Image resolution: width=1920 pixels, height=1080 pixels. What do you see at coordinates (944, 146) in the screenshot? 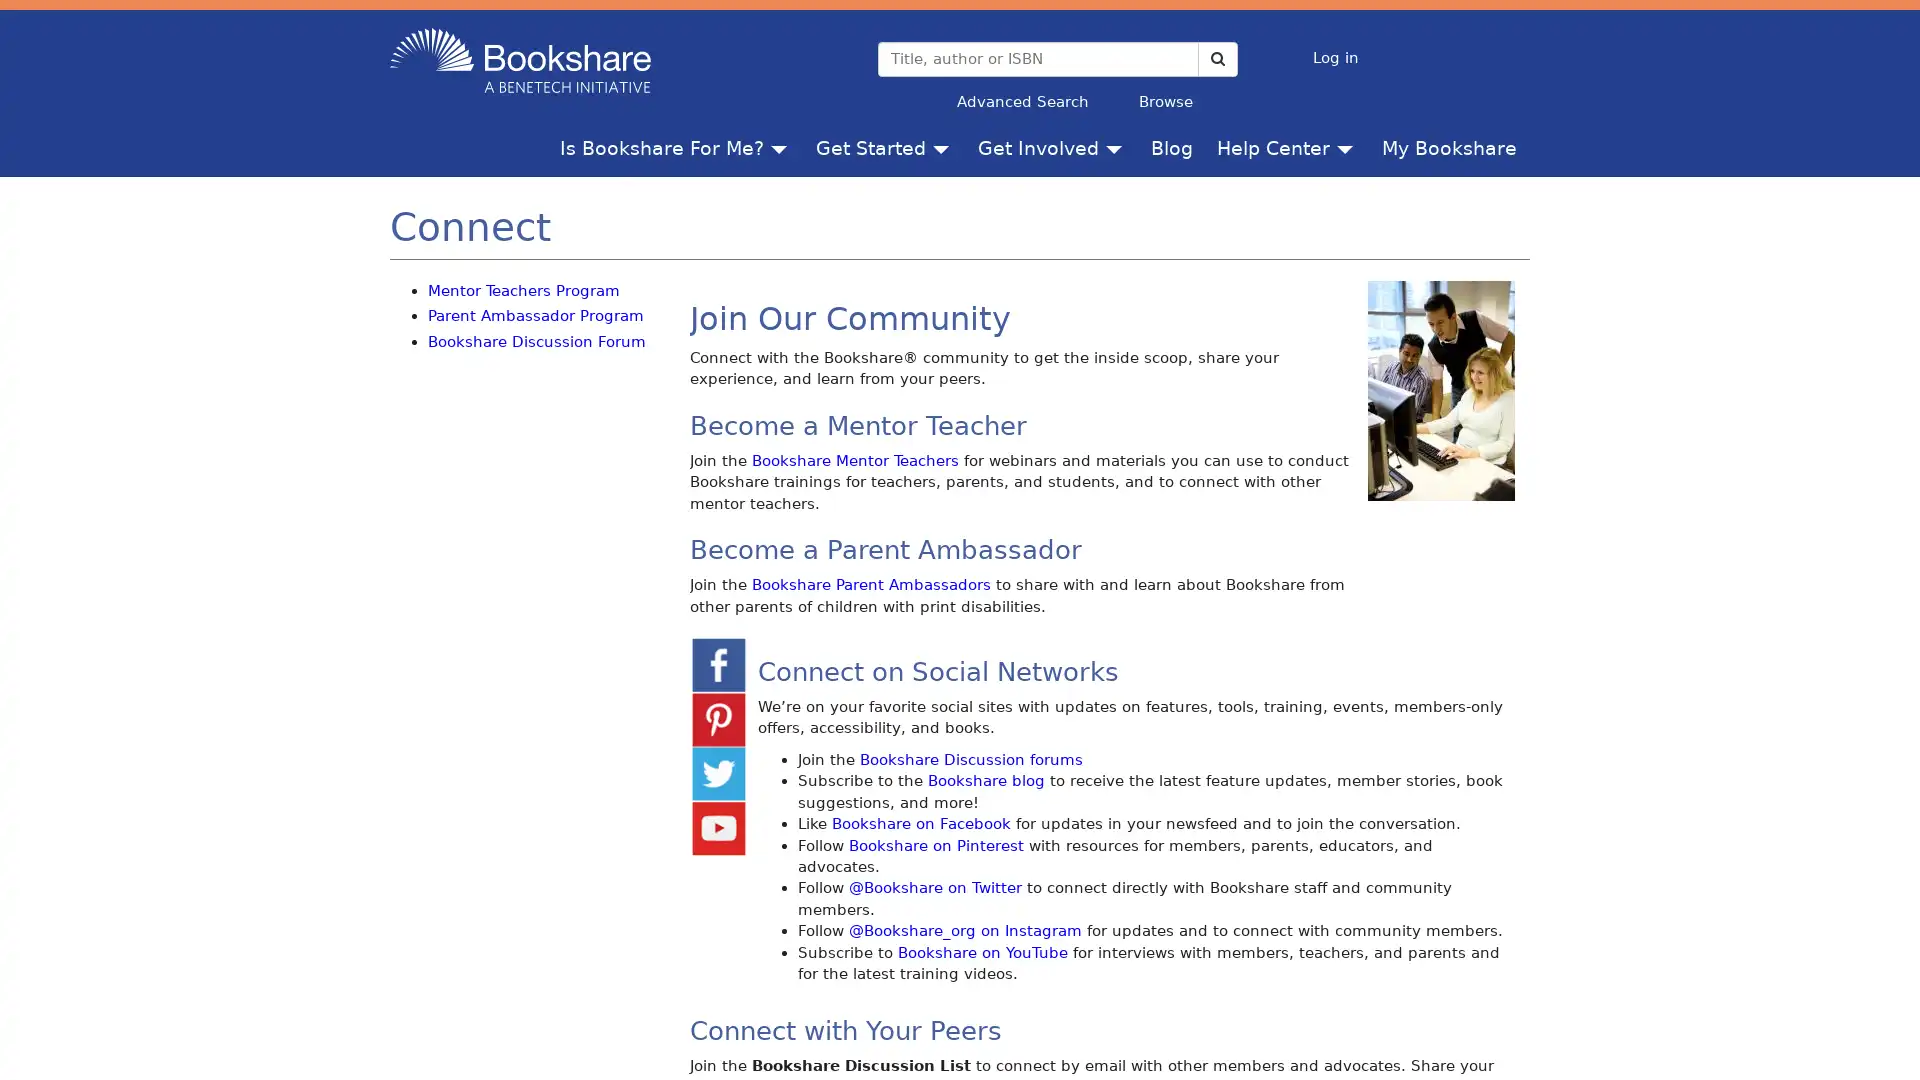
I see `Get Started menu` at bounding box center [944, 146].